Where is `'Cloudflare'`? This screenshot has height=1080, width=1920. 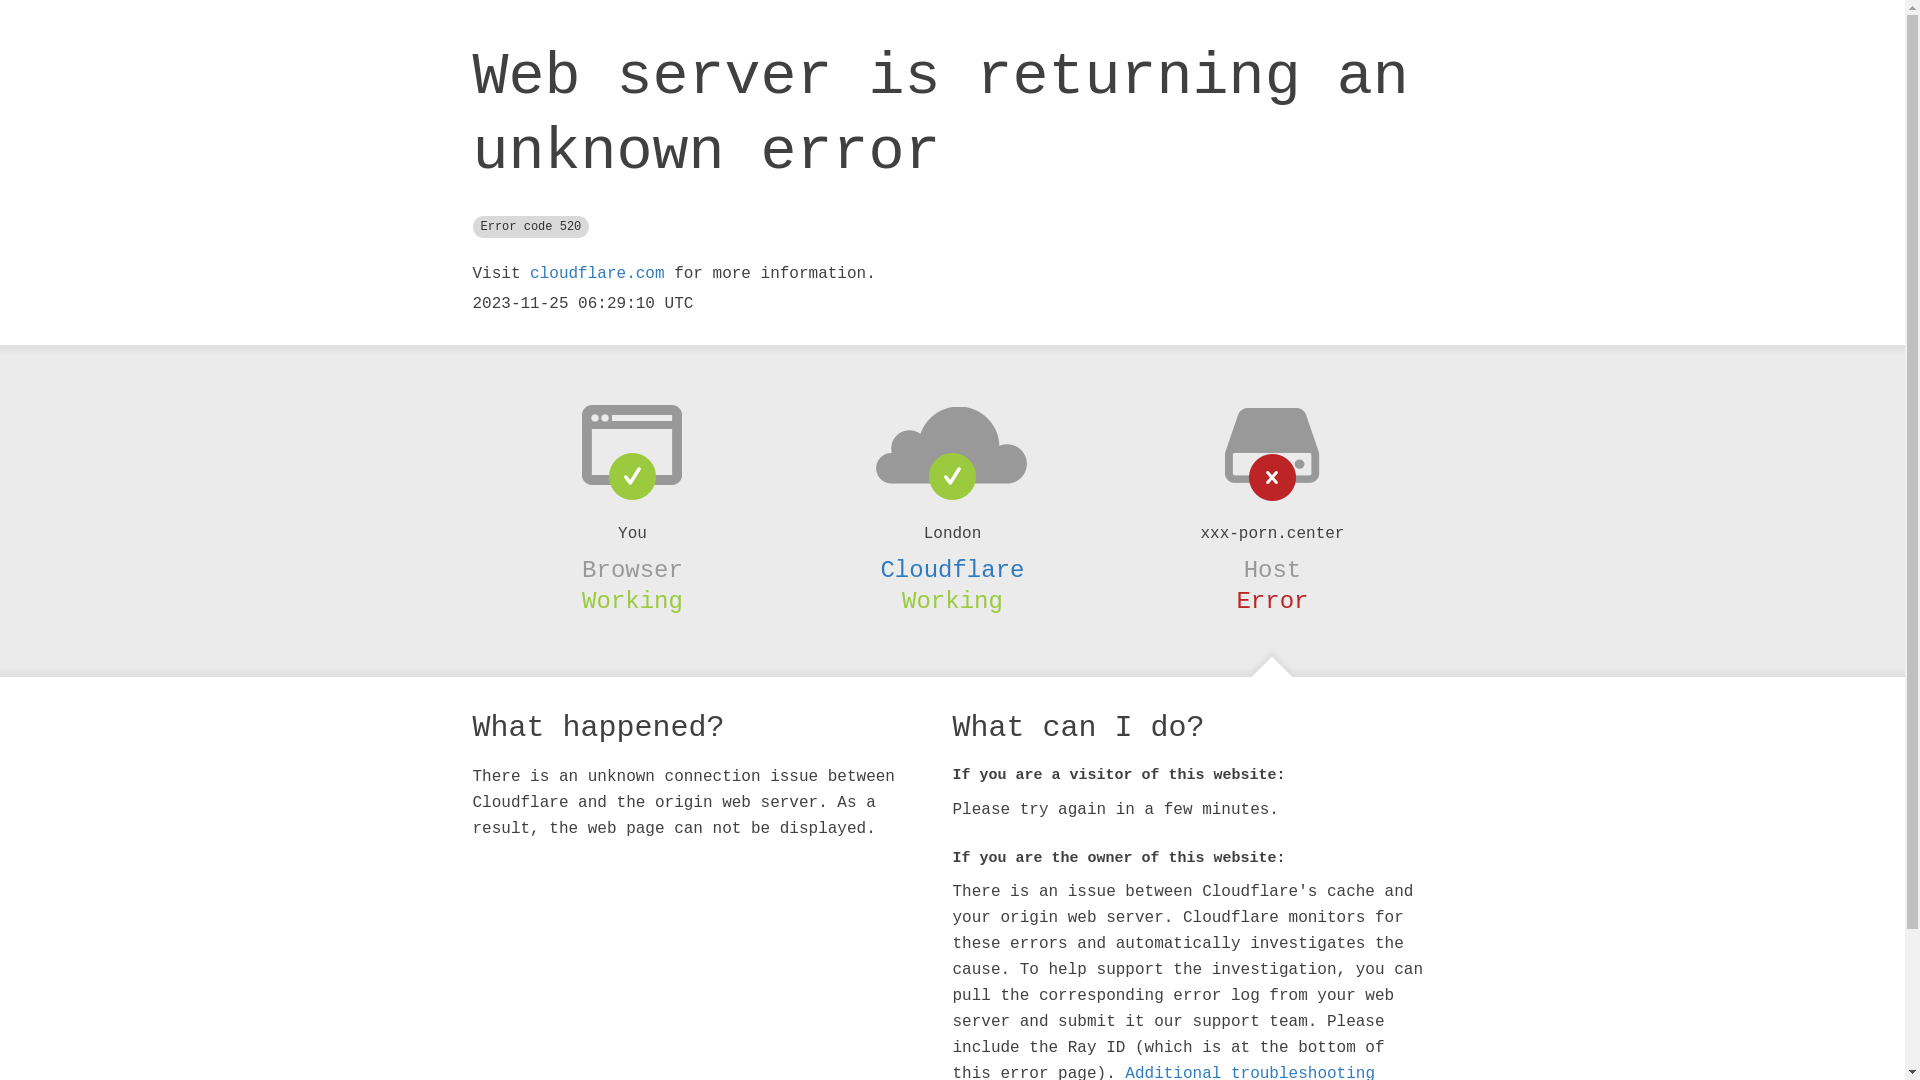 'Cloudflare' is located at coordinates (950, 570).